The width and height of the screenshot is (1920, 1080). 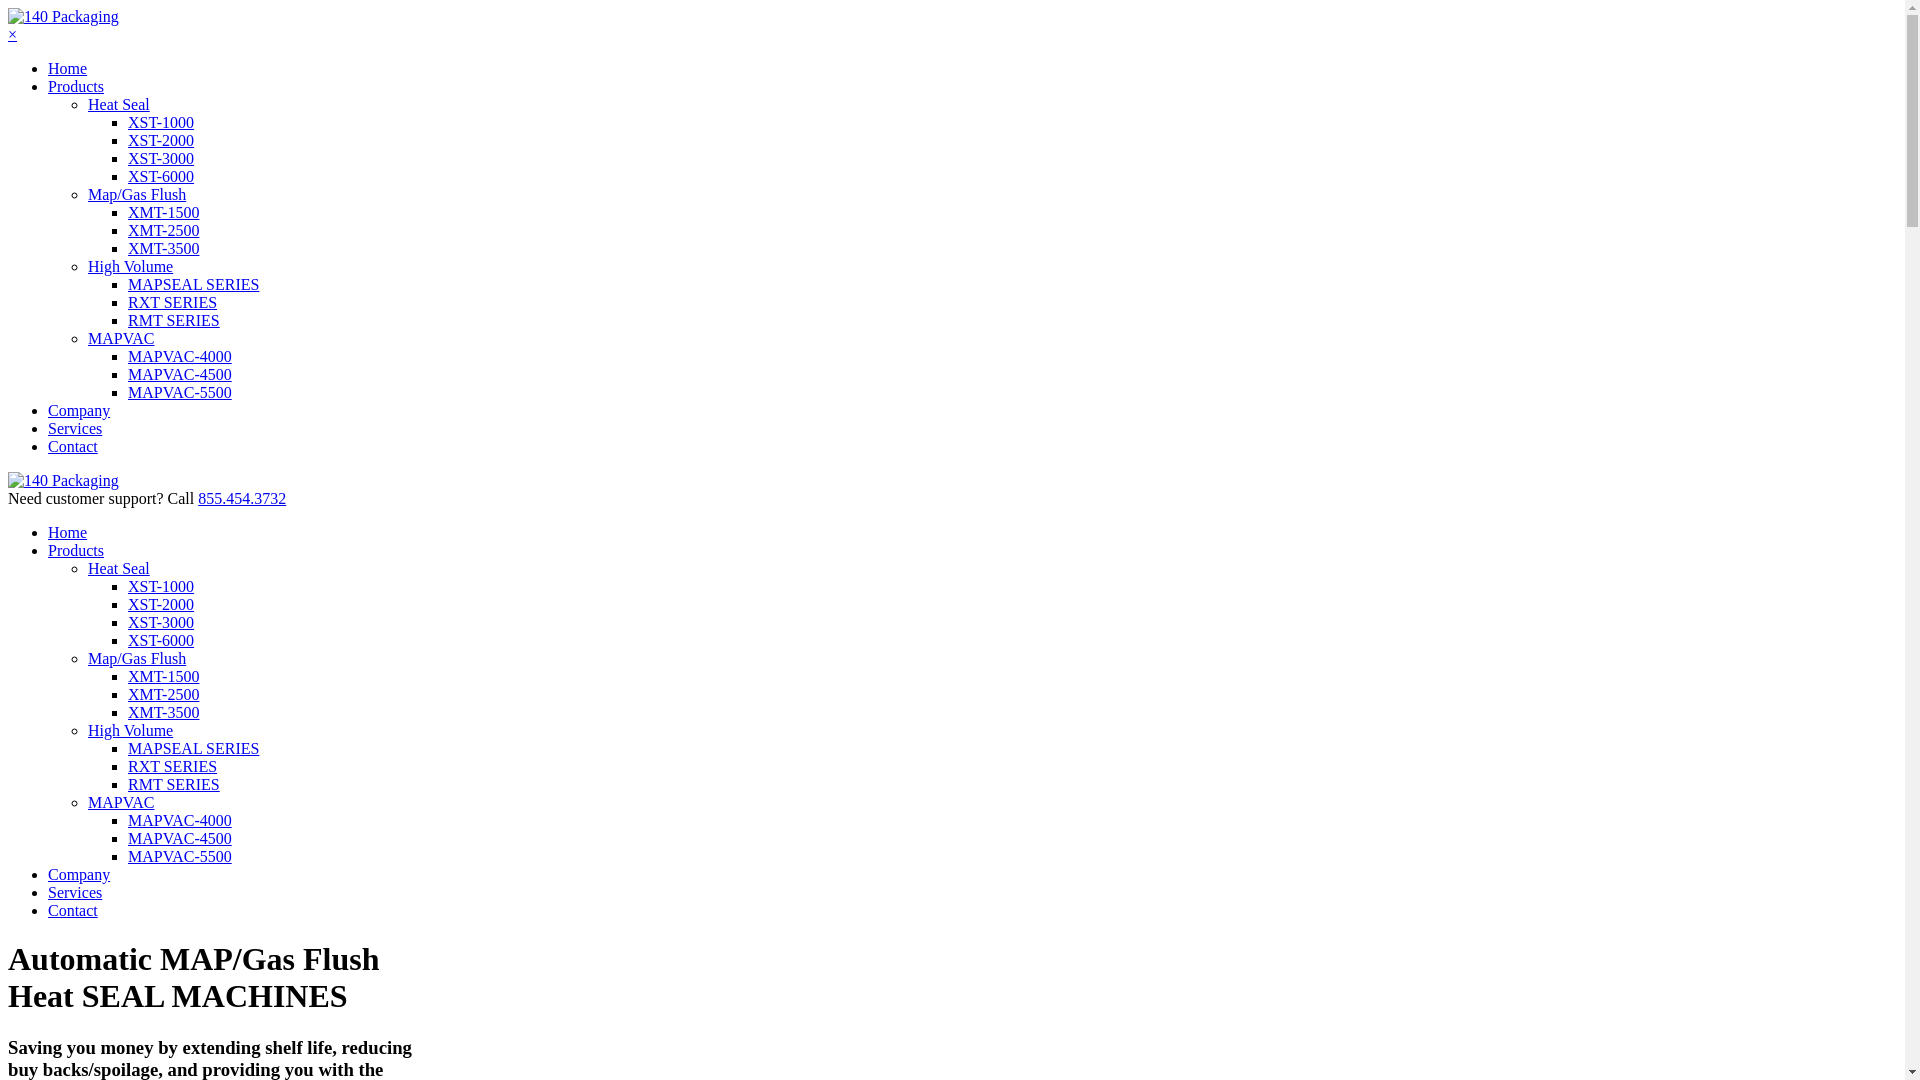 What do you see at coordinates (118, 568) in the screenshot?
I see `'Heat Seal'` at bounding box center [118, 568].